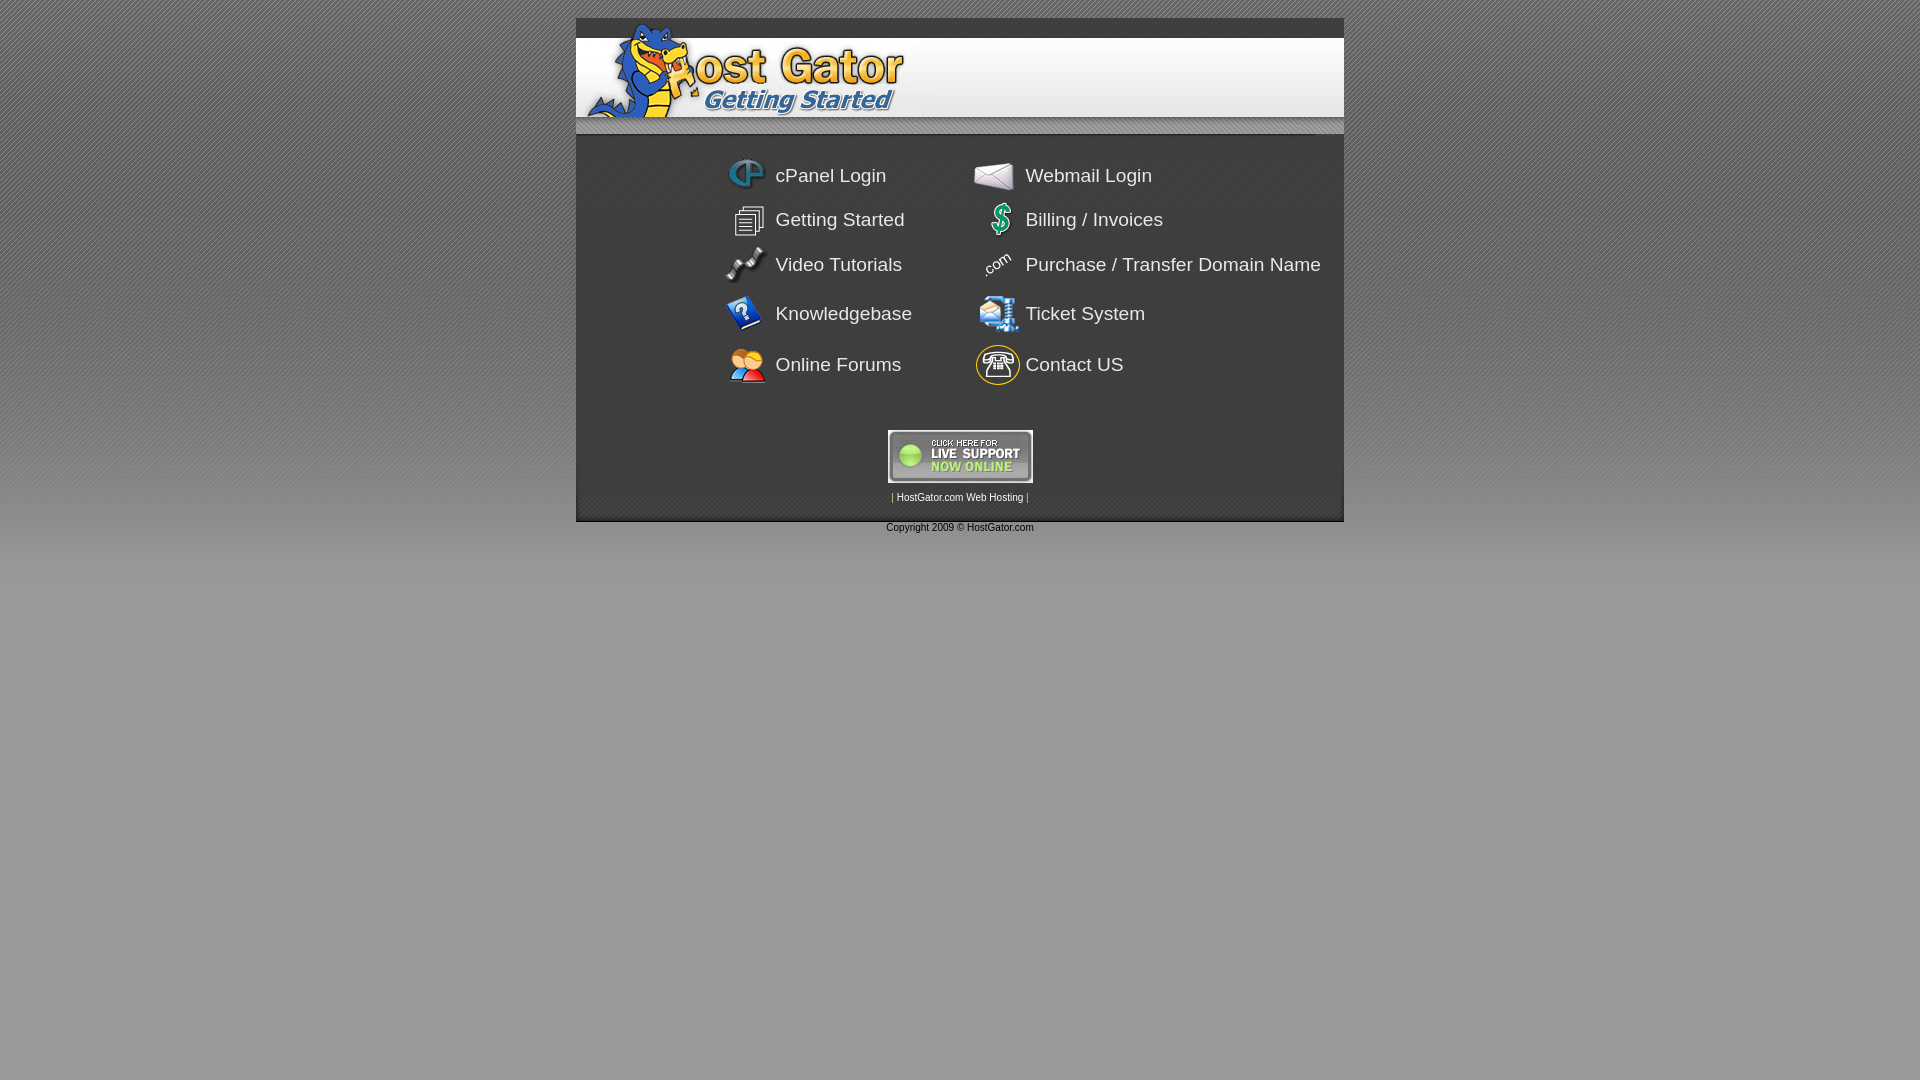 Image resolution: width=1920 pixels, height=1080 pixels. Describe the element at coordinates (1025, 263) in the screenshot. I see `'Purchase / Transfer Domain Name'` at that location.